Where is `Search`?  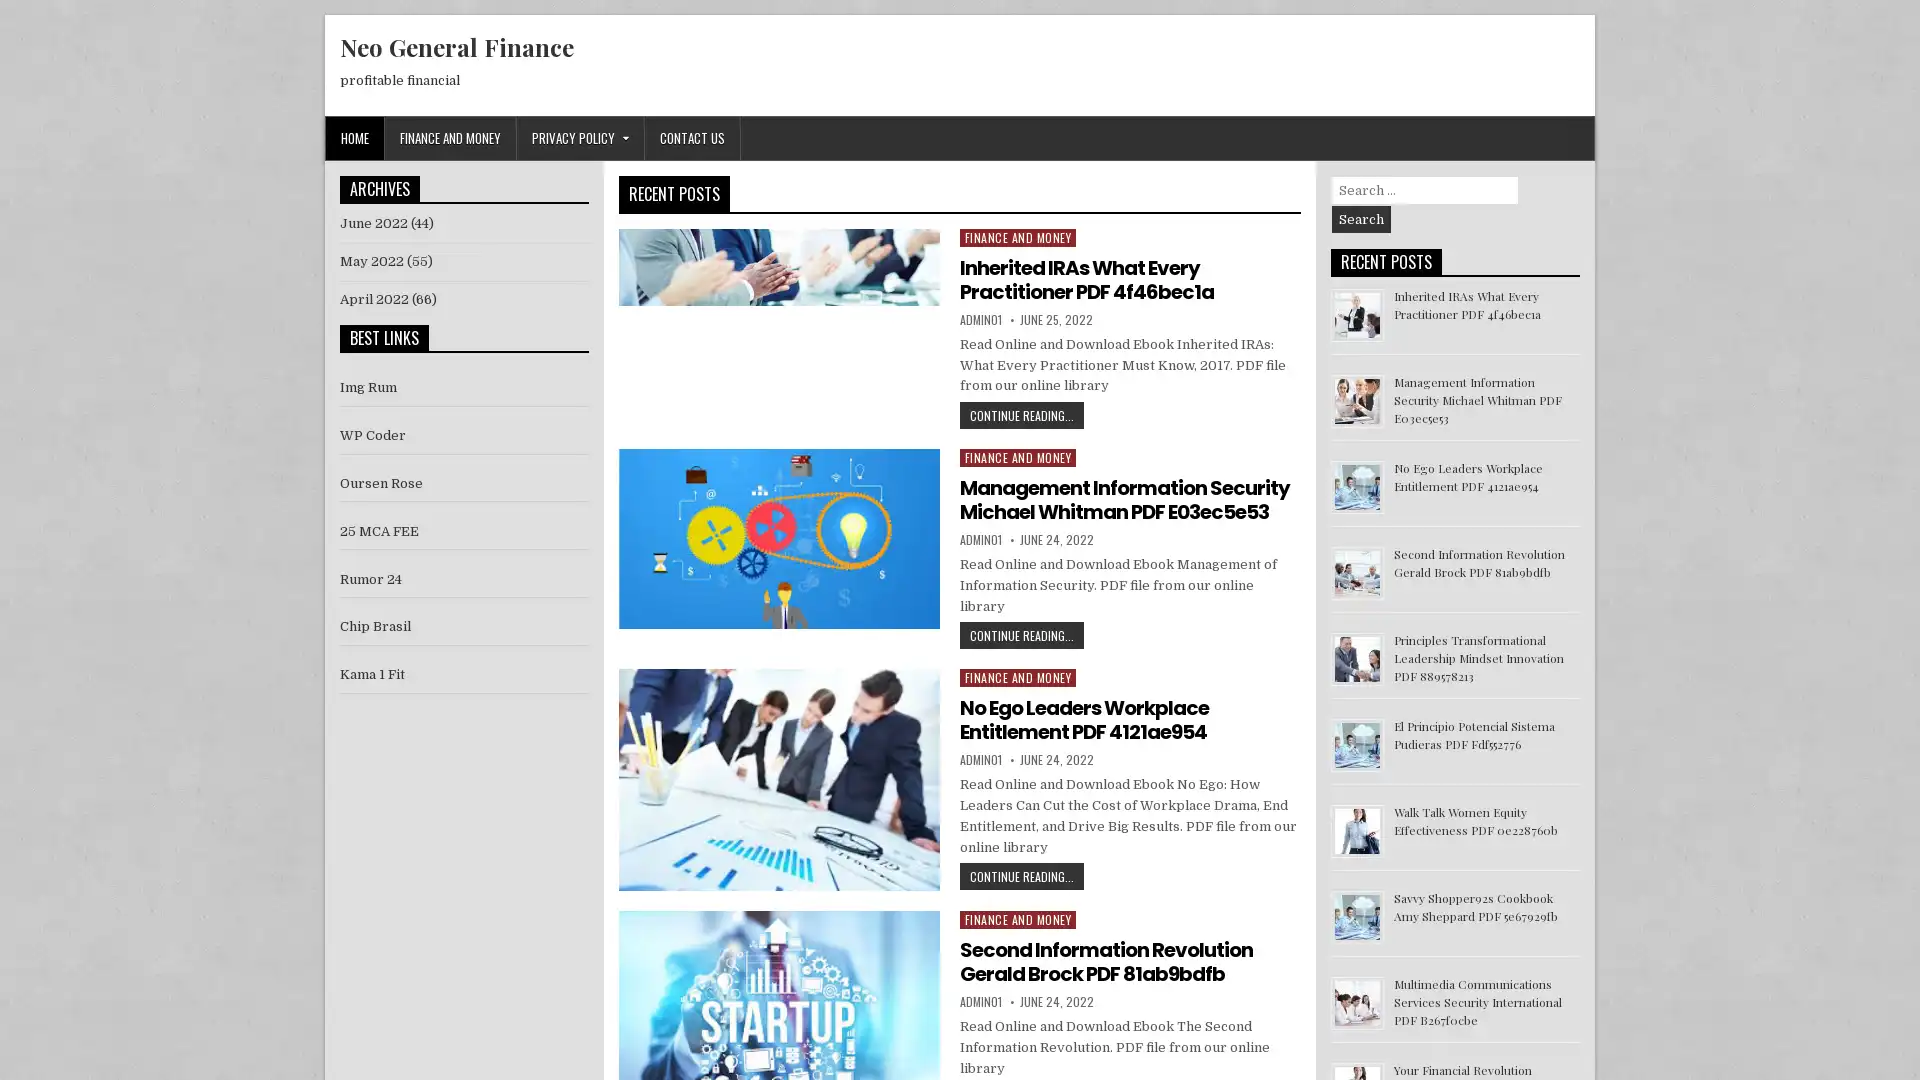 Search is located at coordinates (1360, 219).